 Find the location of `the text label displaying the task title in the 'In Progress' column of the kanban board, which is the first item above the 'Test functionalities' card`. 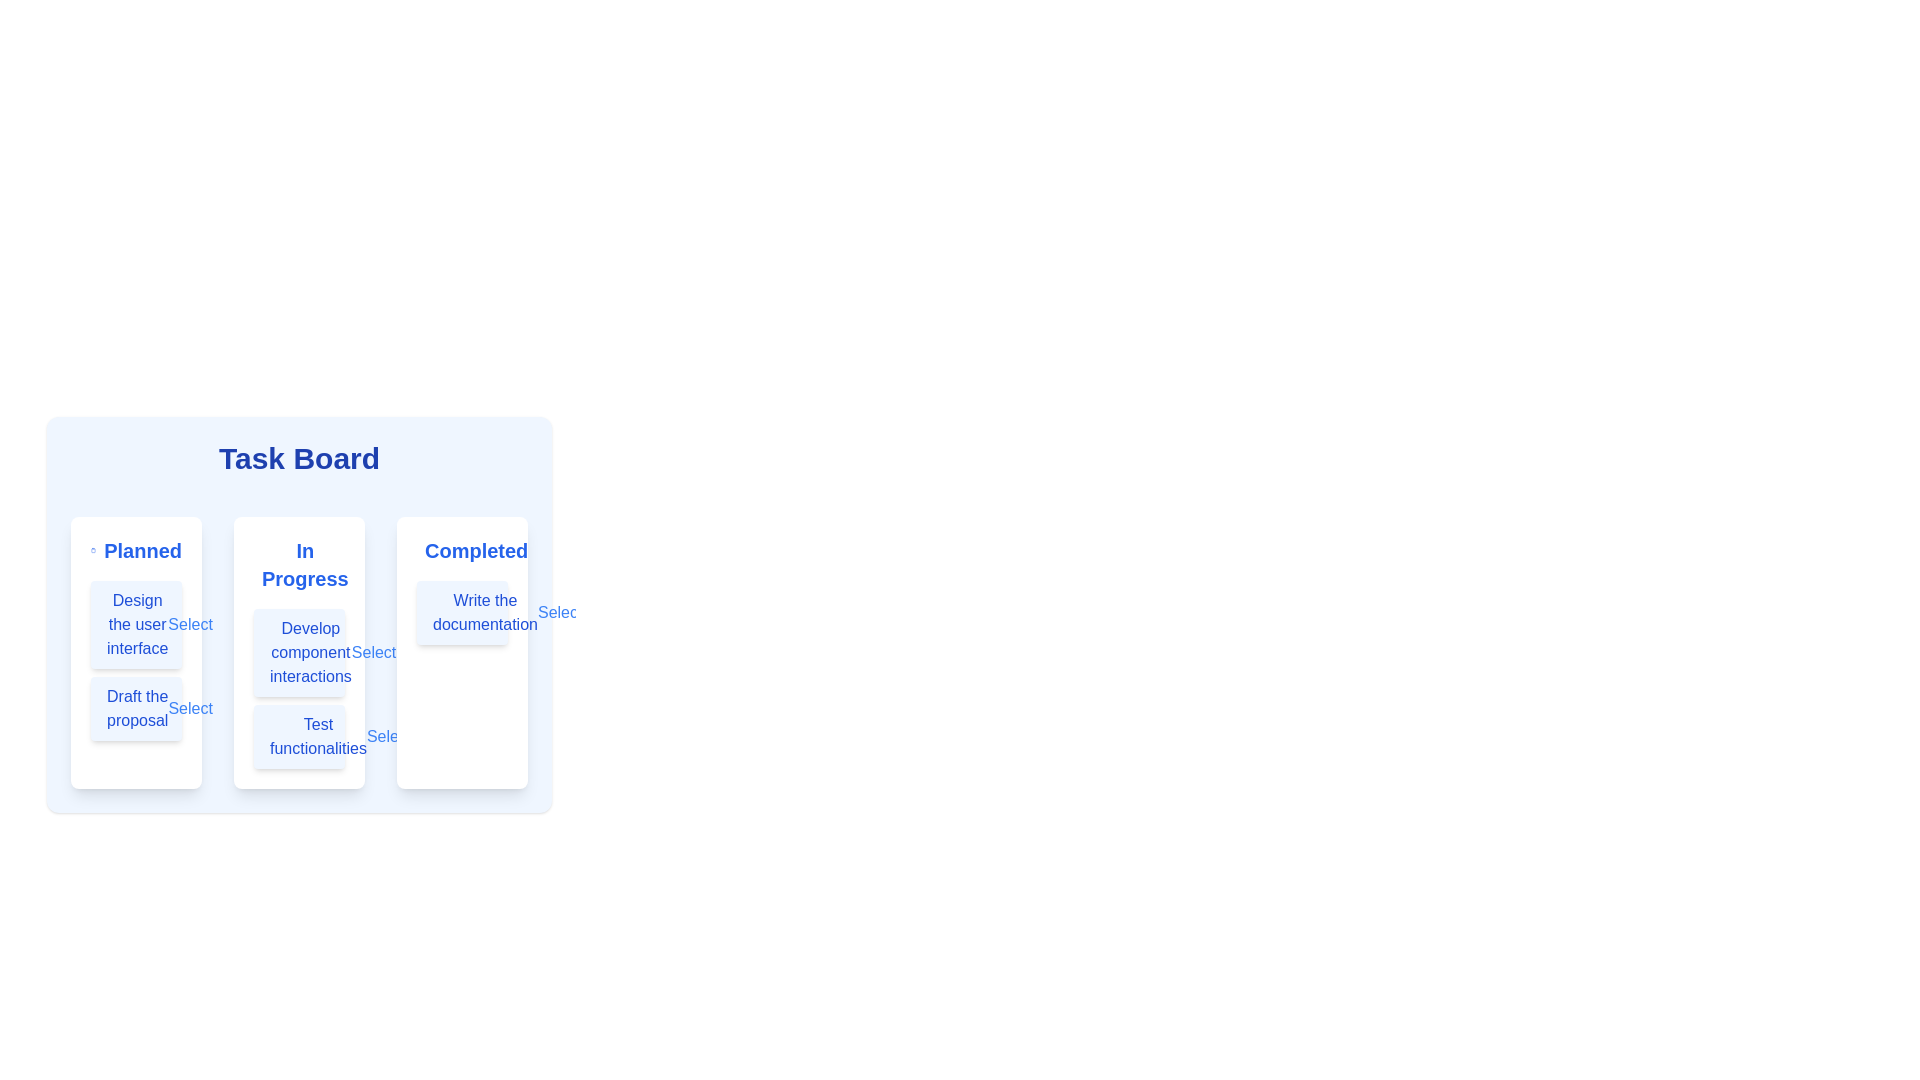

the text label displaying the task title in the 'In Progress' column of the kanban board, which is the first item above the 'Test functionalities' card is located at coordinates (309, 652).